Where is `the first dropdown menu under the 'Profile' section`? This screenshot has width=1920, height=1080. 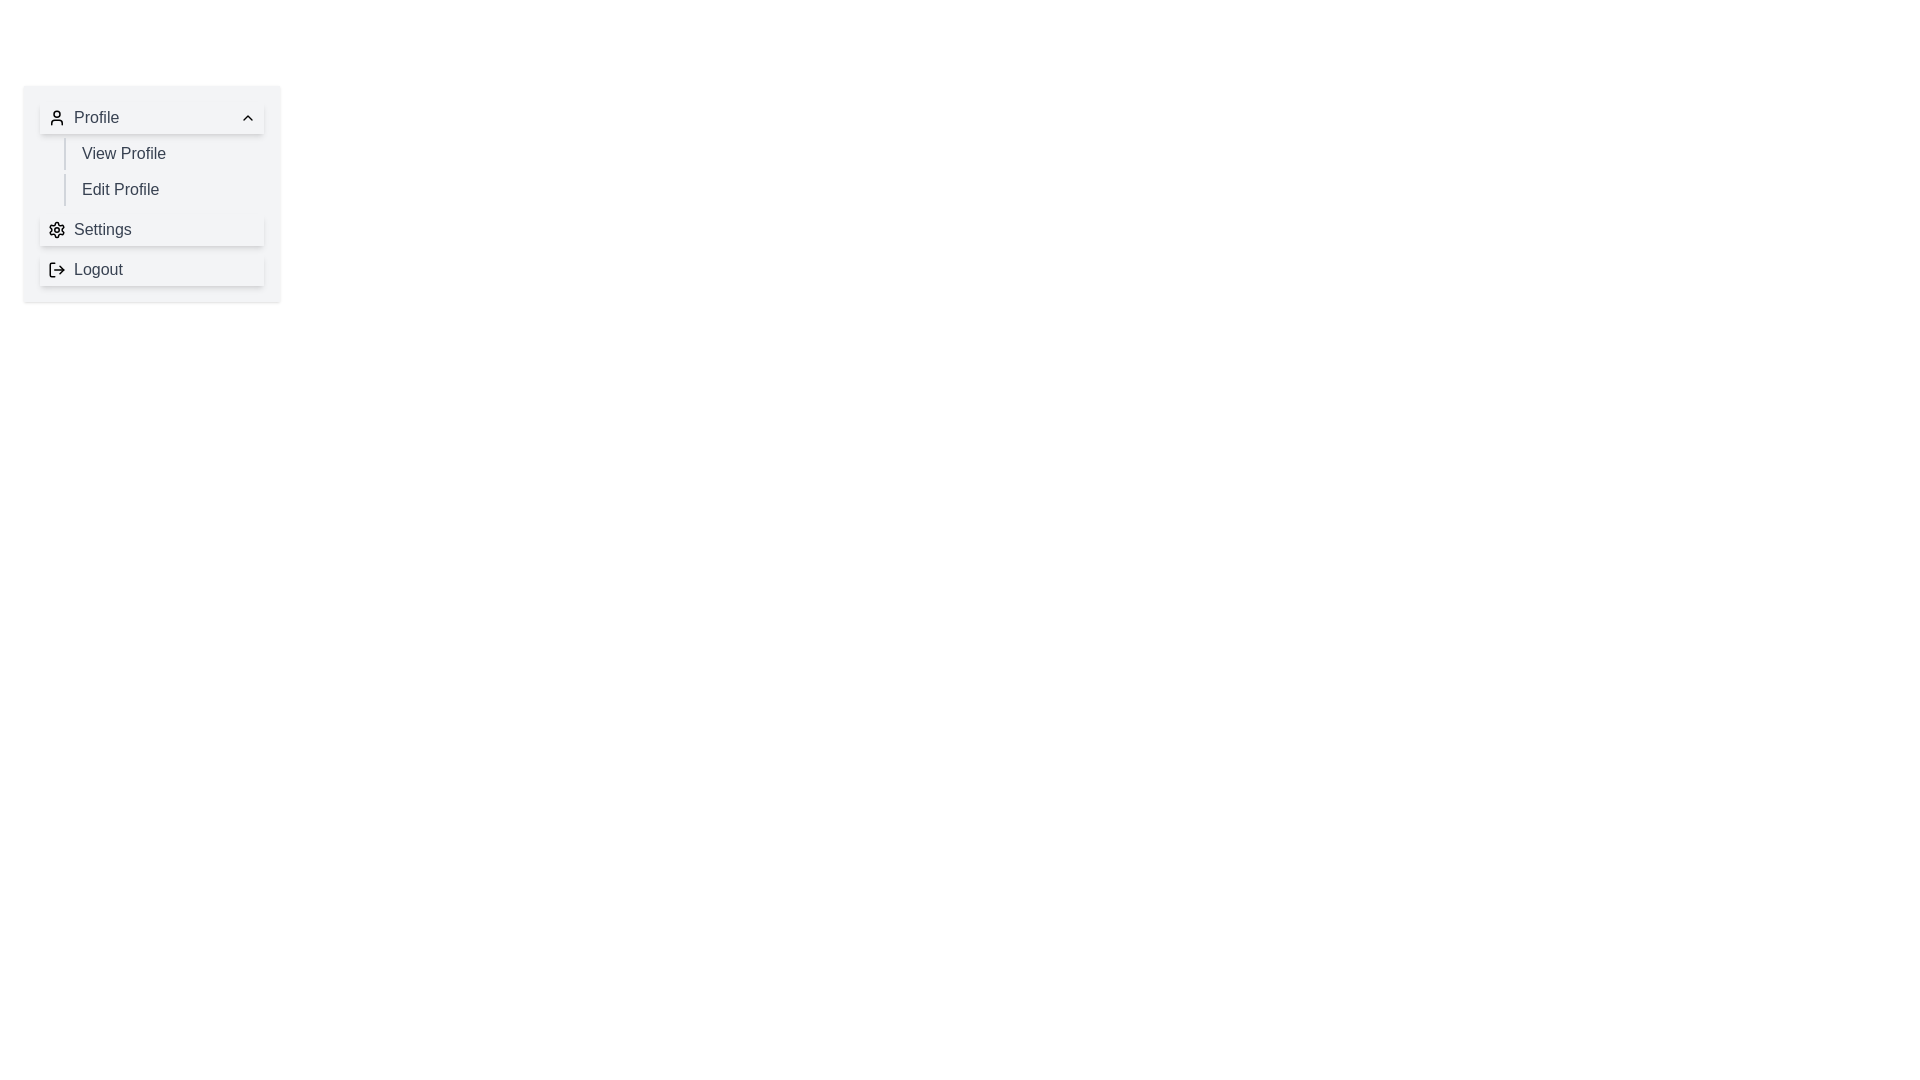
the first dropdown menu under the 'Profile' section is located at coordinates (151, 153).